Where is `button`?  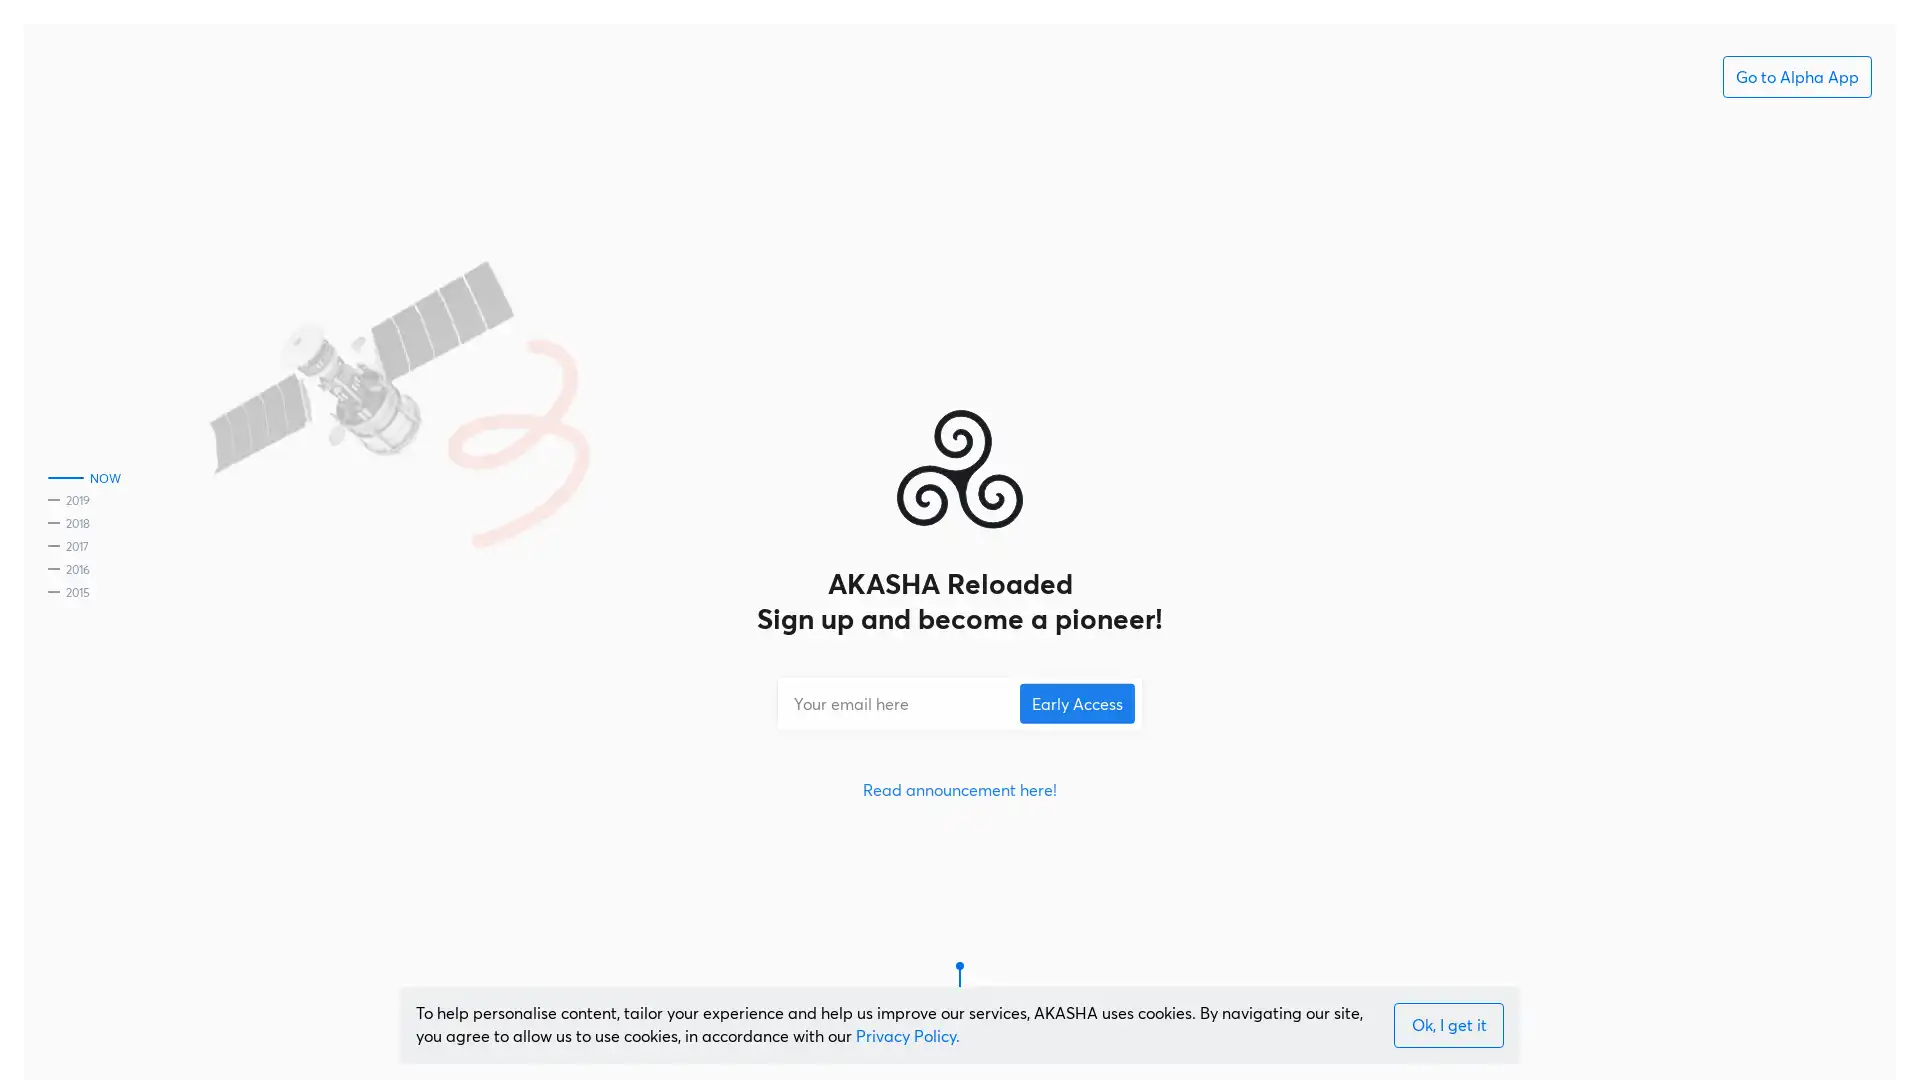 button is located at coordinates (1449, 1025).